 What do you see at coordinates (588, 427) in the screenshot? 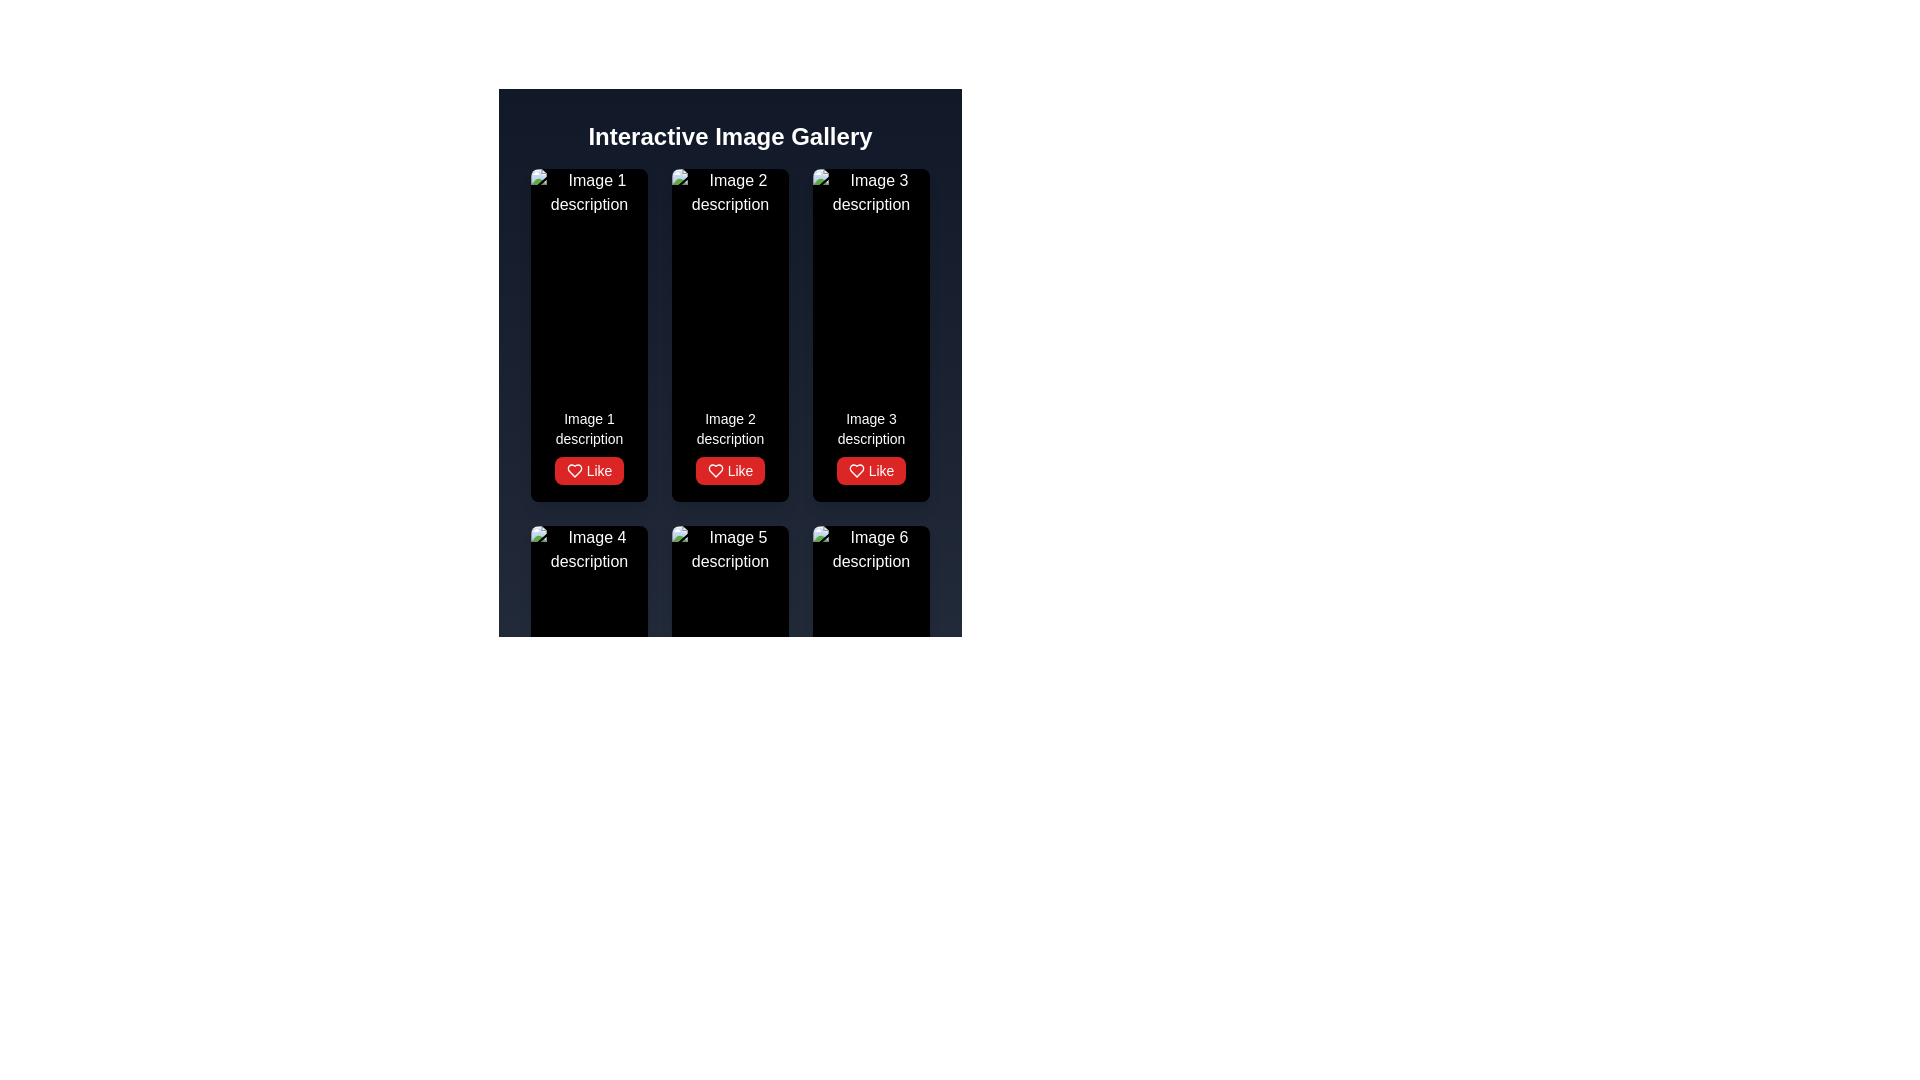
I see `descriptive text label located in the top-left section of the grid layout, which provides context for the associated image` at bounding box center [588, 427].